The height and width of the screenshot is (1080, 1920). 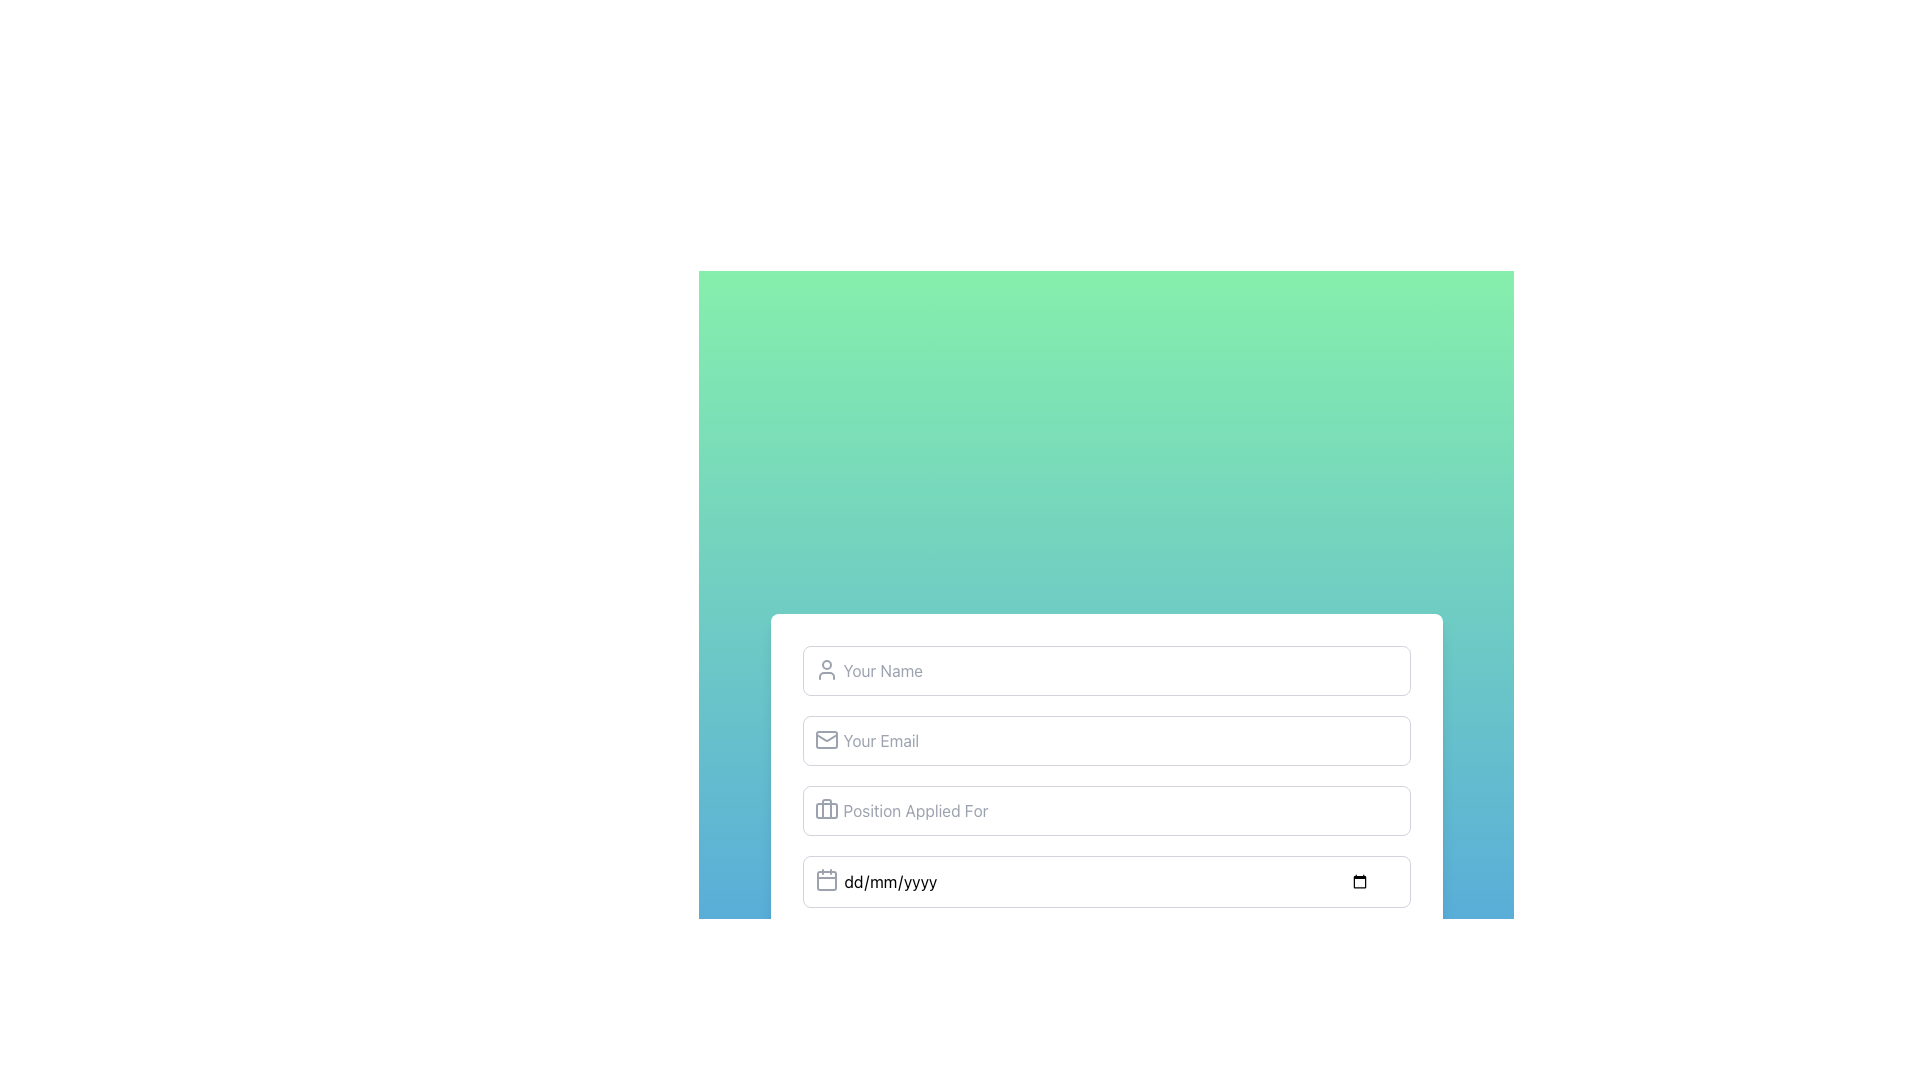 What do you see at coordinates (826, 740) in the screenshot?
I see `the email address icon located to the left of the 'Your Email' input field, which visually represents email-related input` at bounding box center [826, 740].